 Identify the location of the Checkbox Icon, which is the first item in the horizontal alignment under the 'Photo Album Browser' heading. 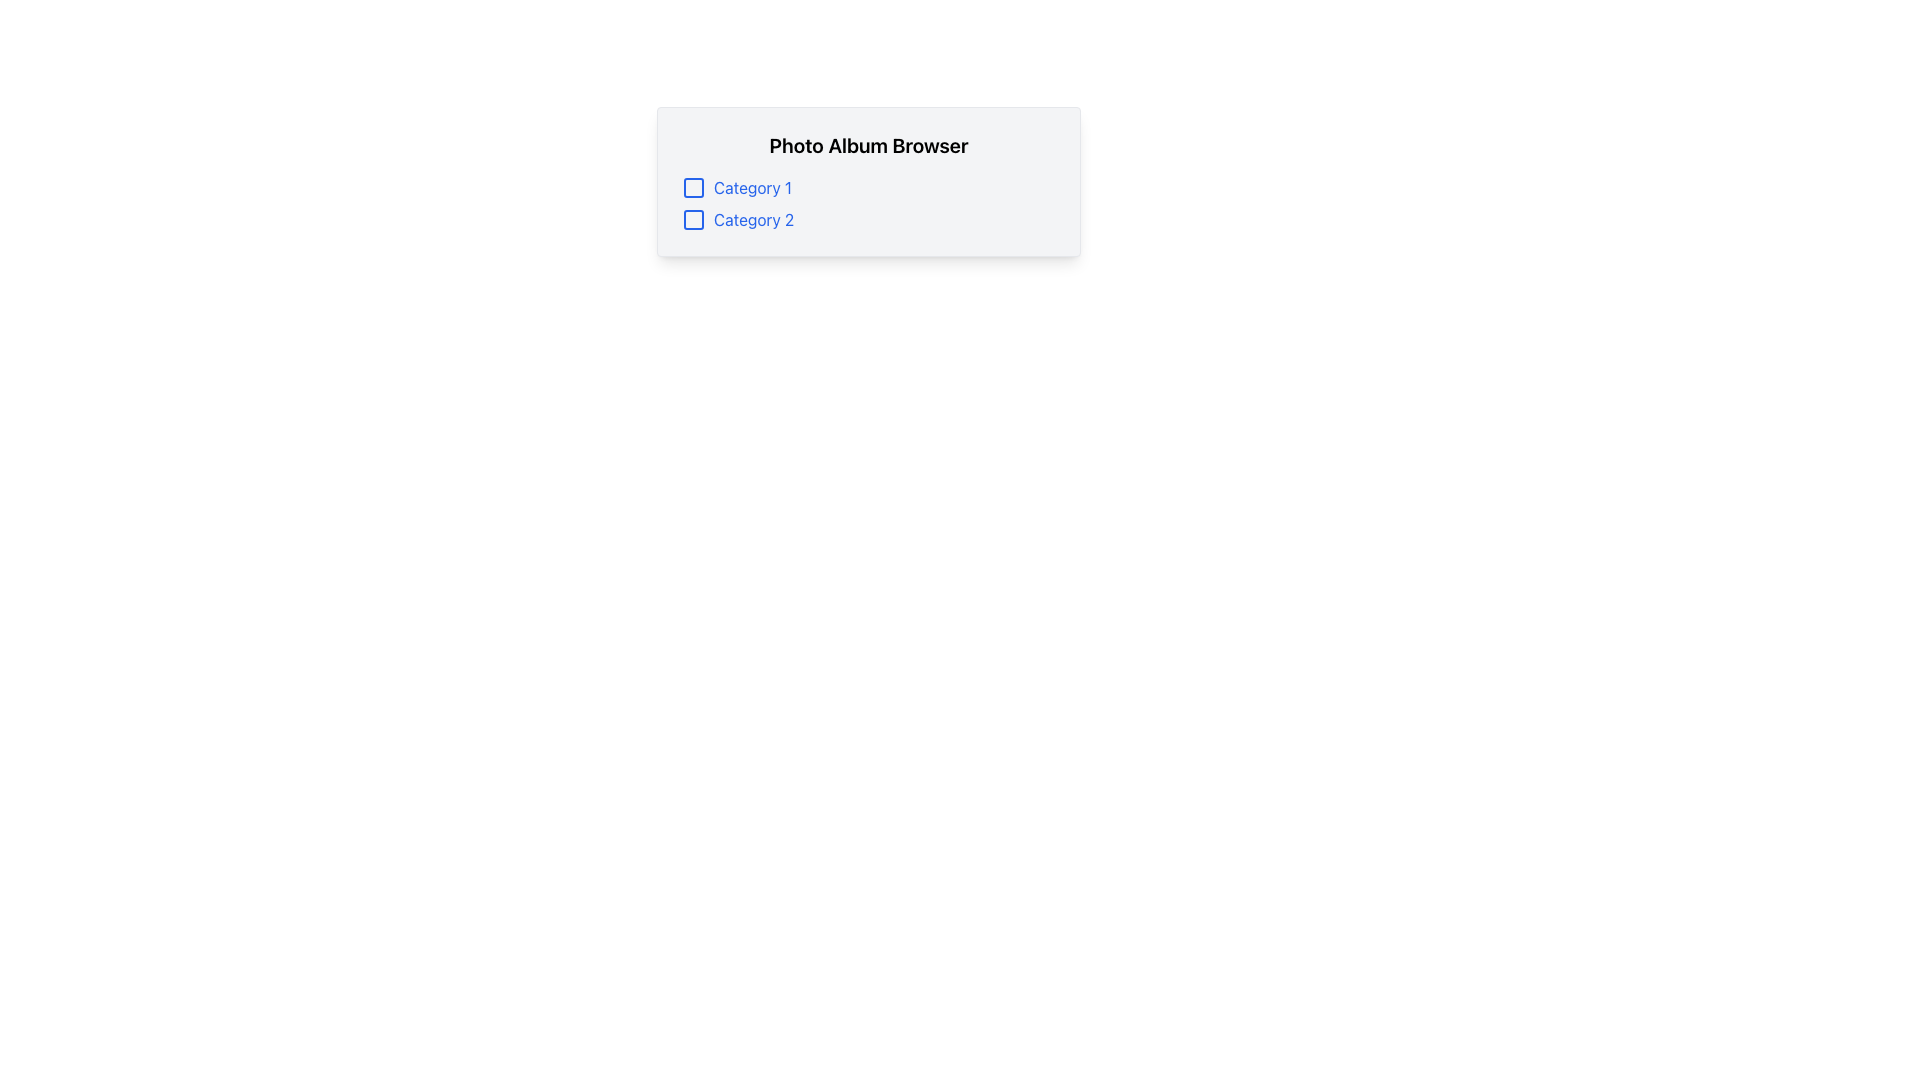
(694, 188).